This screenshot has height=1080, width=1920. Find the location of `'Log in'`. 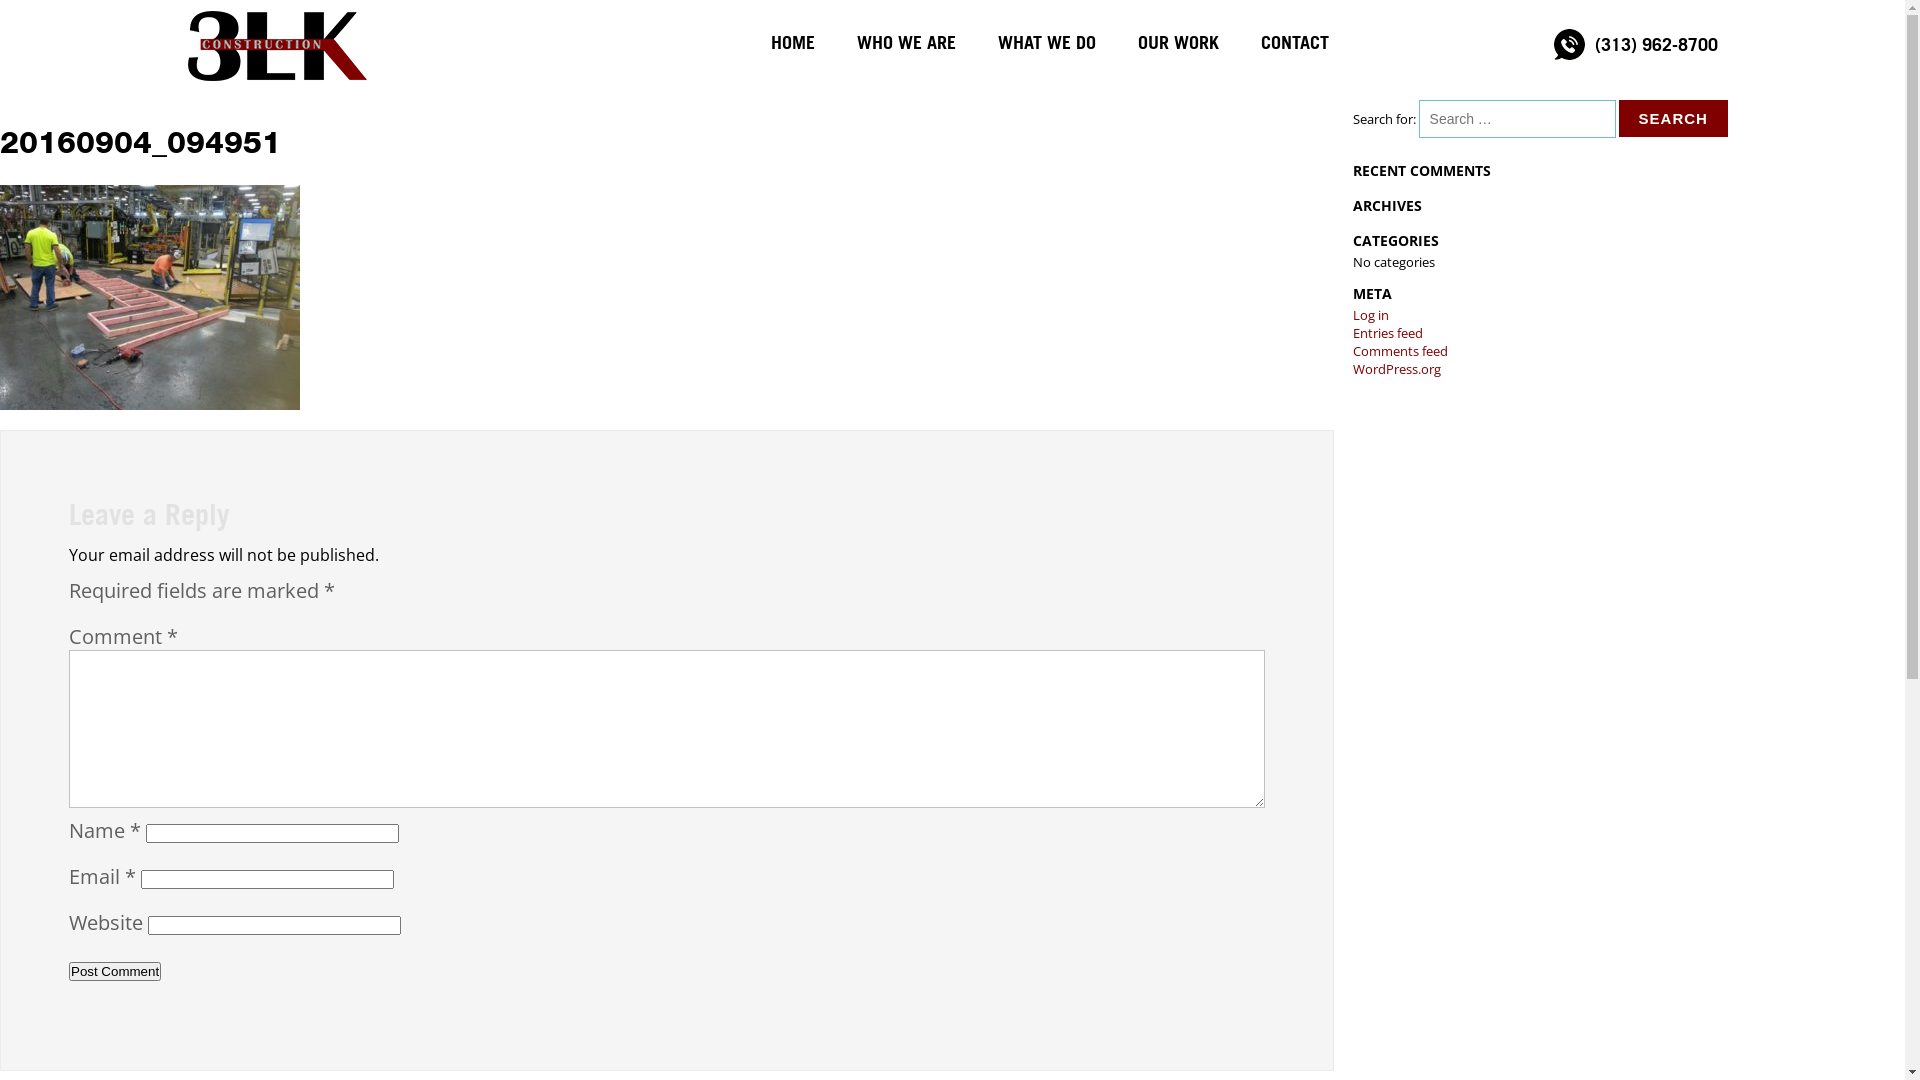

'Log in' is located at coordinates (1353, 315).